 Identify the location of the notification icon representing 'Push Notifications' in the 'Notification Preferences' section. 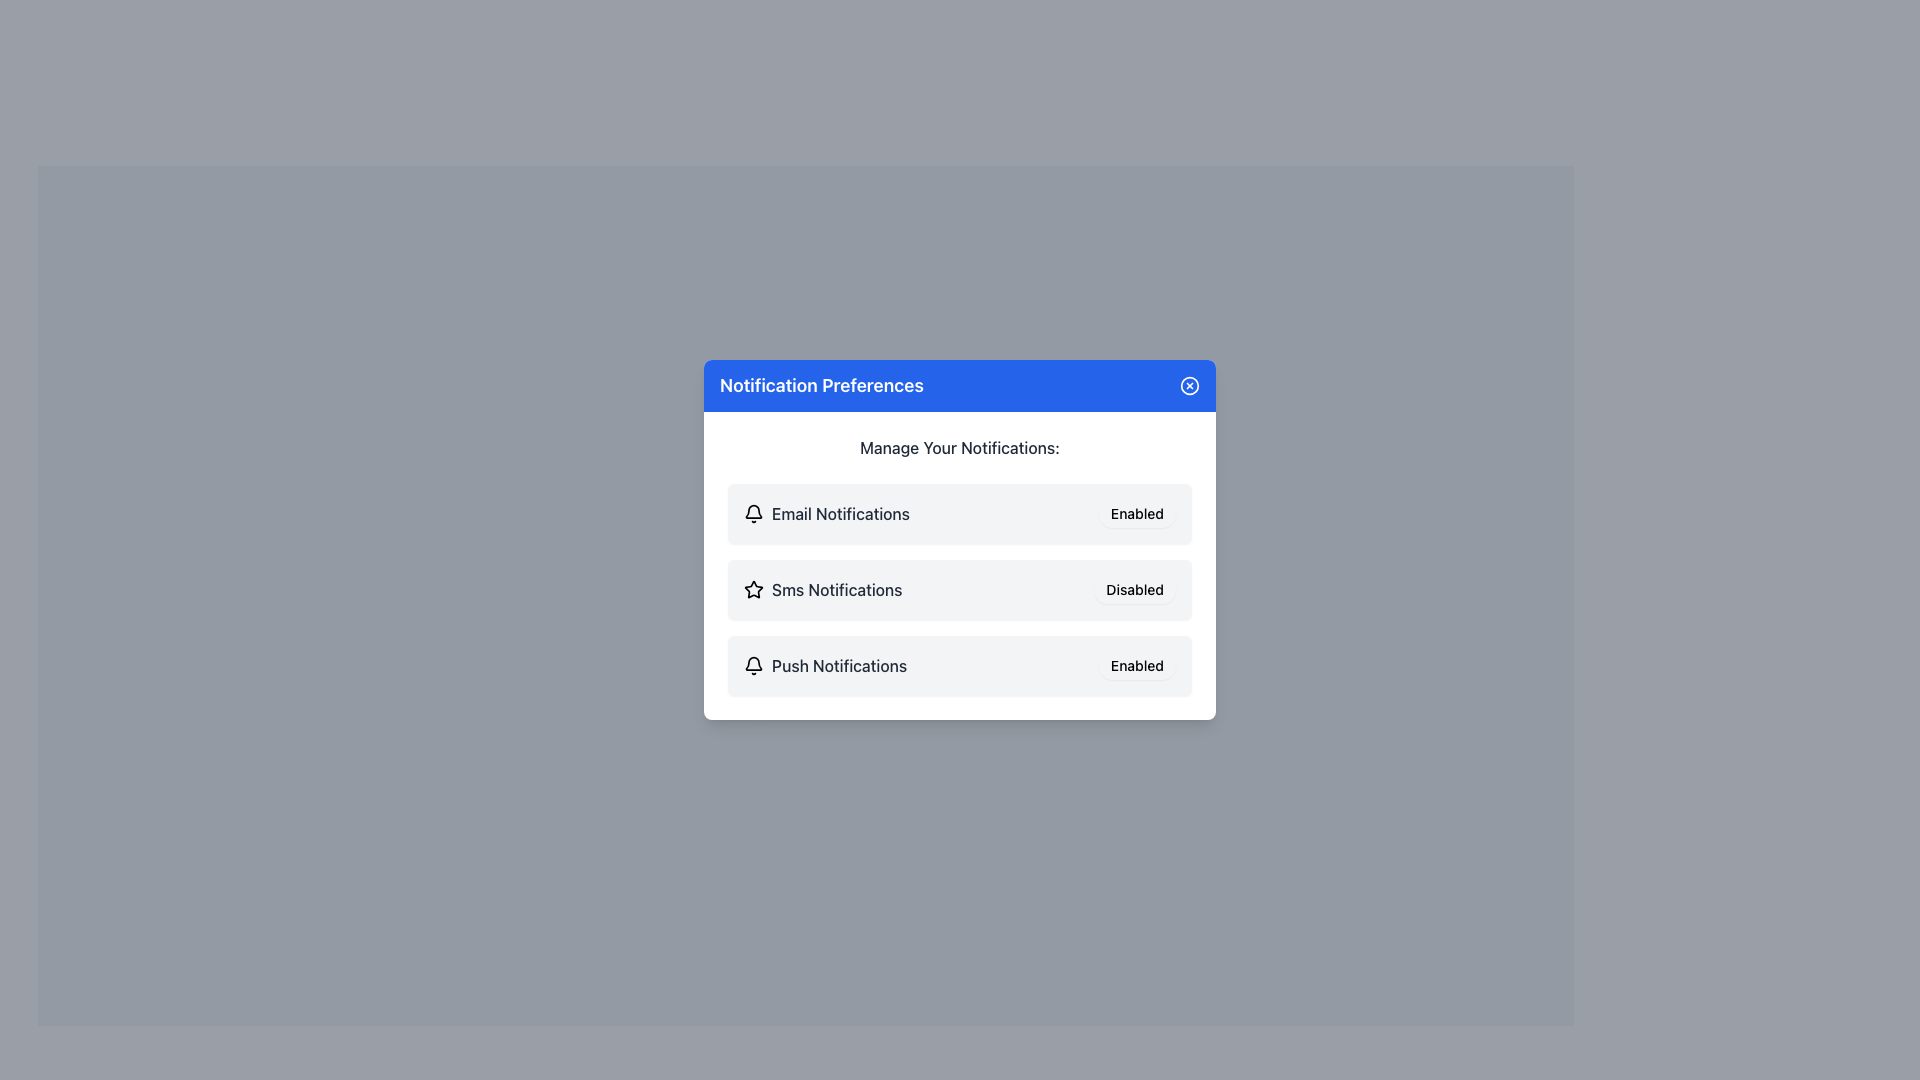
(752, 666).